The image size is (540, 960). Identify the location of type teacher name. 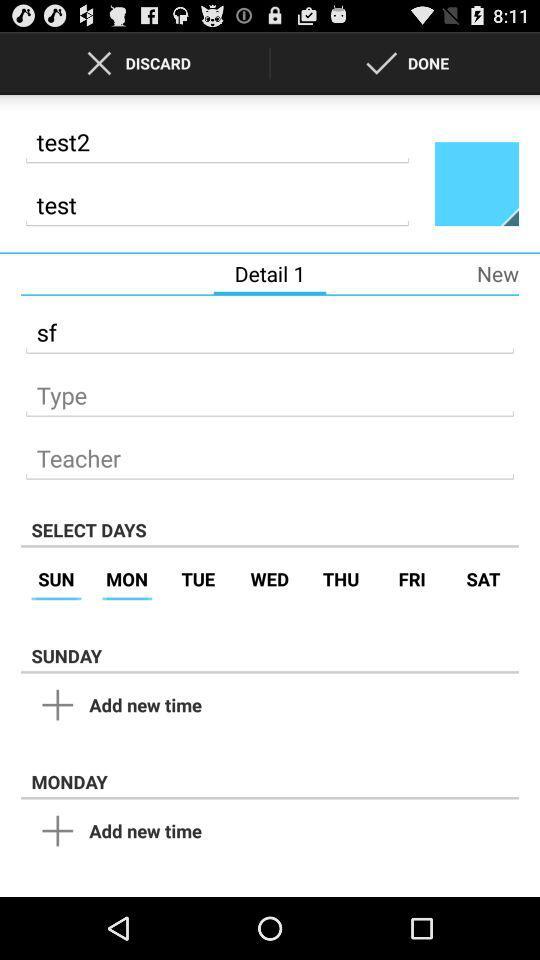
(270, 453).